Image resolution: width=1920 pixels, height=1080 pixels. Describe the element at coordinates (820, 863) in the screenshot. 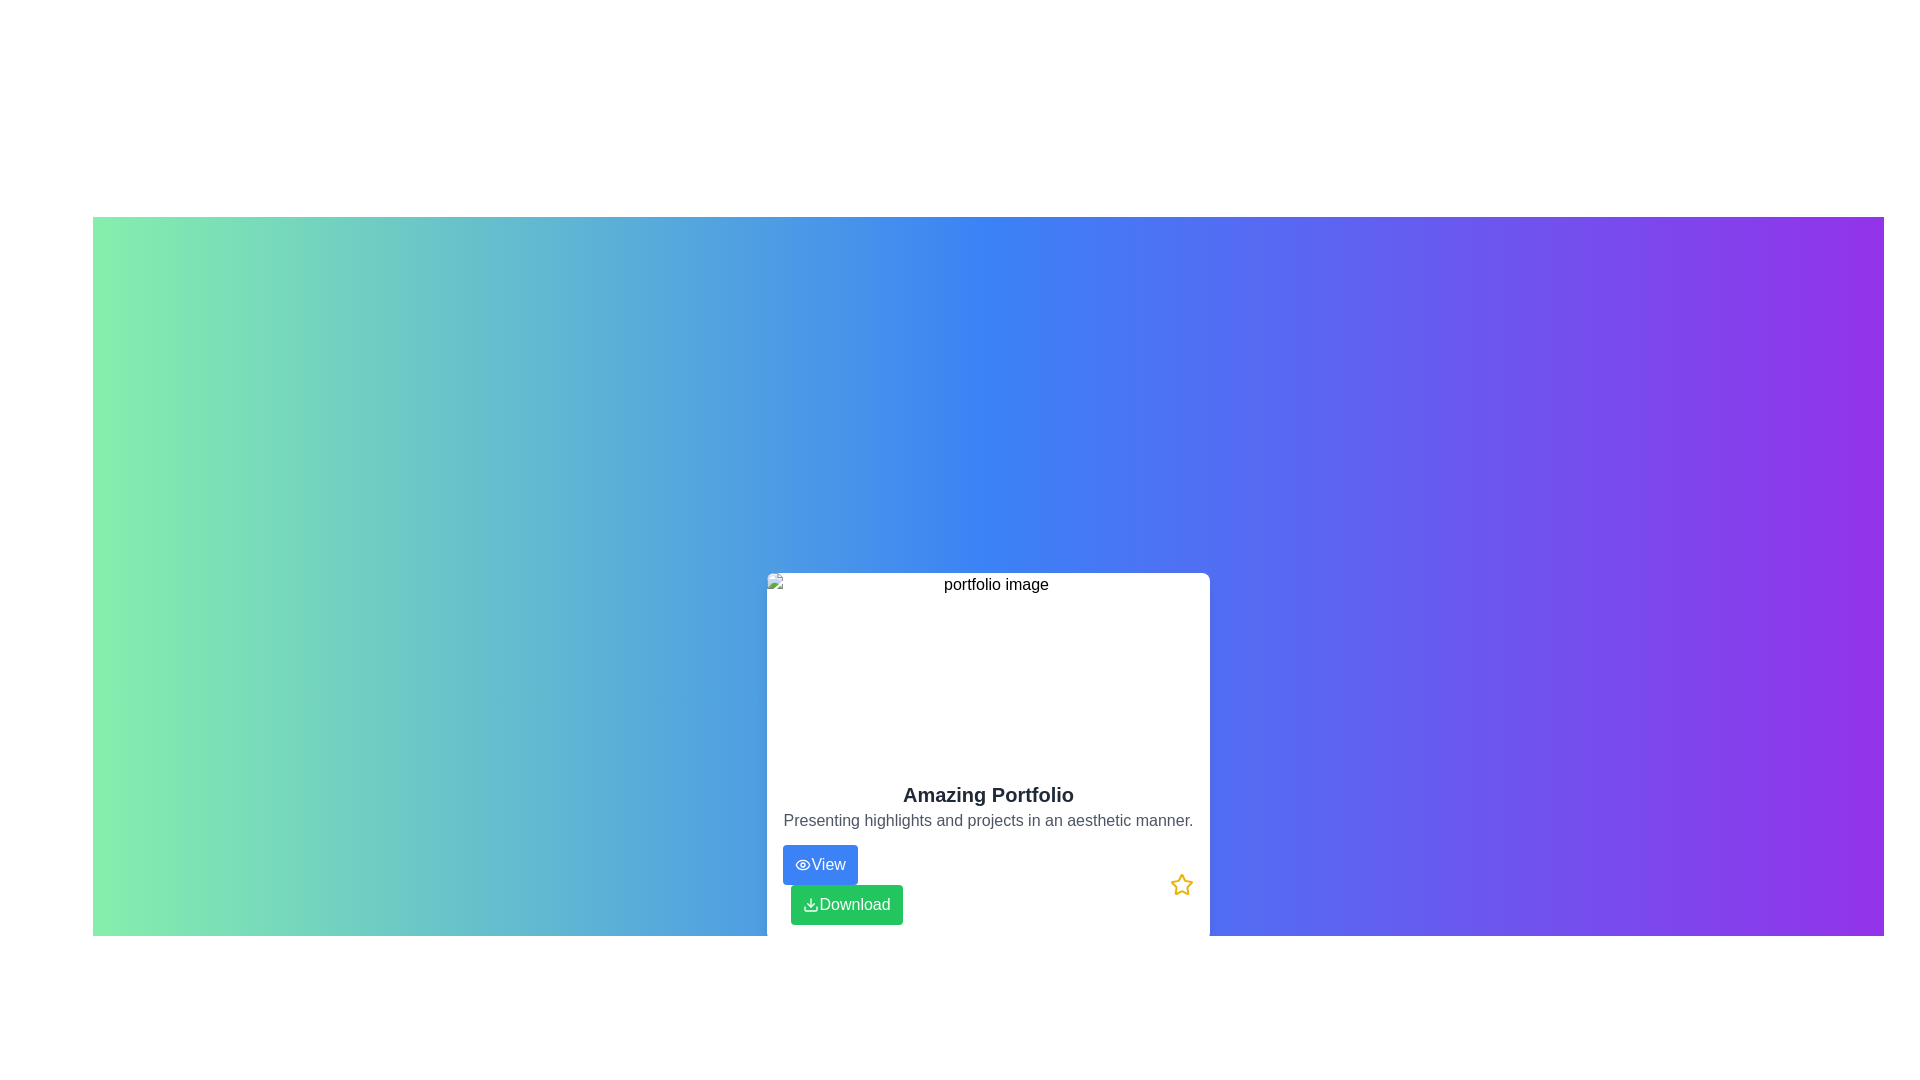

I see `the 'View' button located to the left of the 'Download' button under the 'Amazing Portfolio' heading to observe any hover effects` at that location.